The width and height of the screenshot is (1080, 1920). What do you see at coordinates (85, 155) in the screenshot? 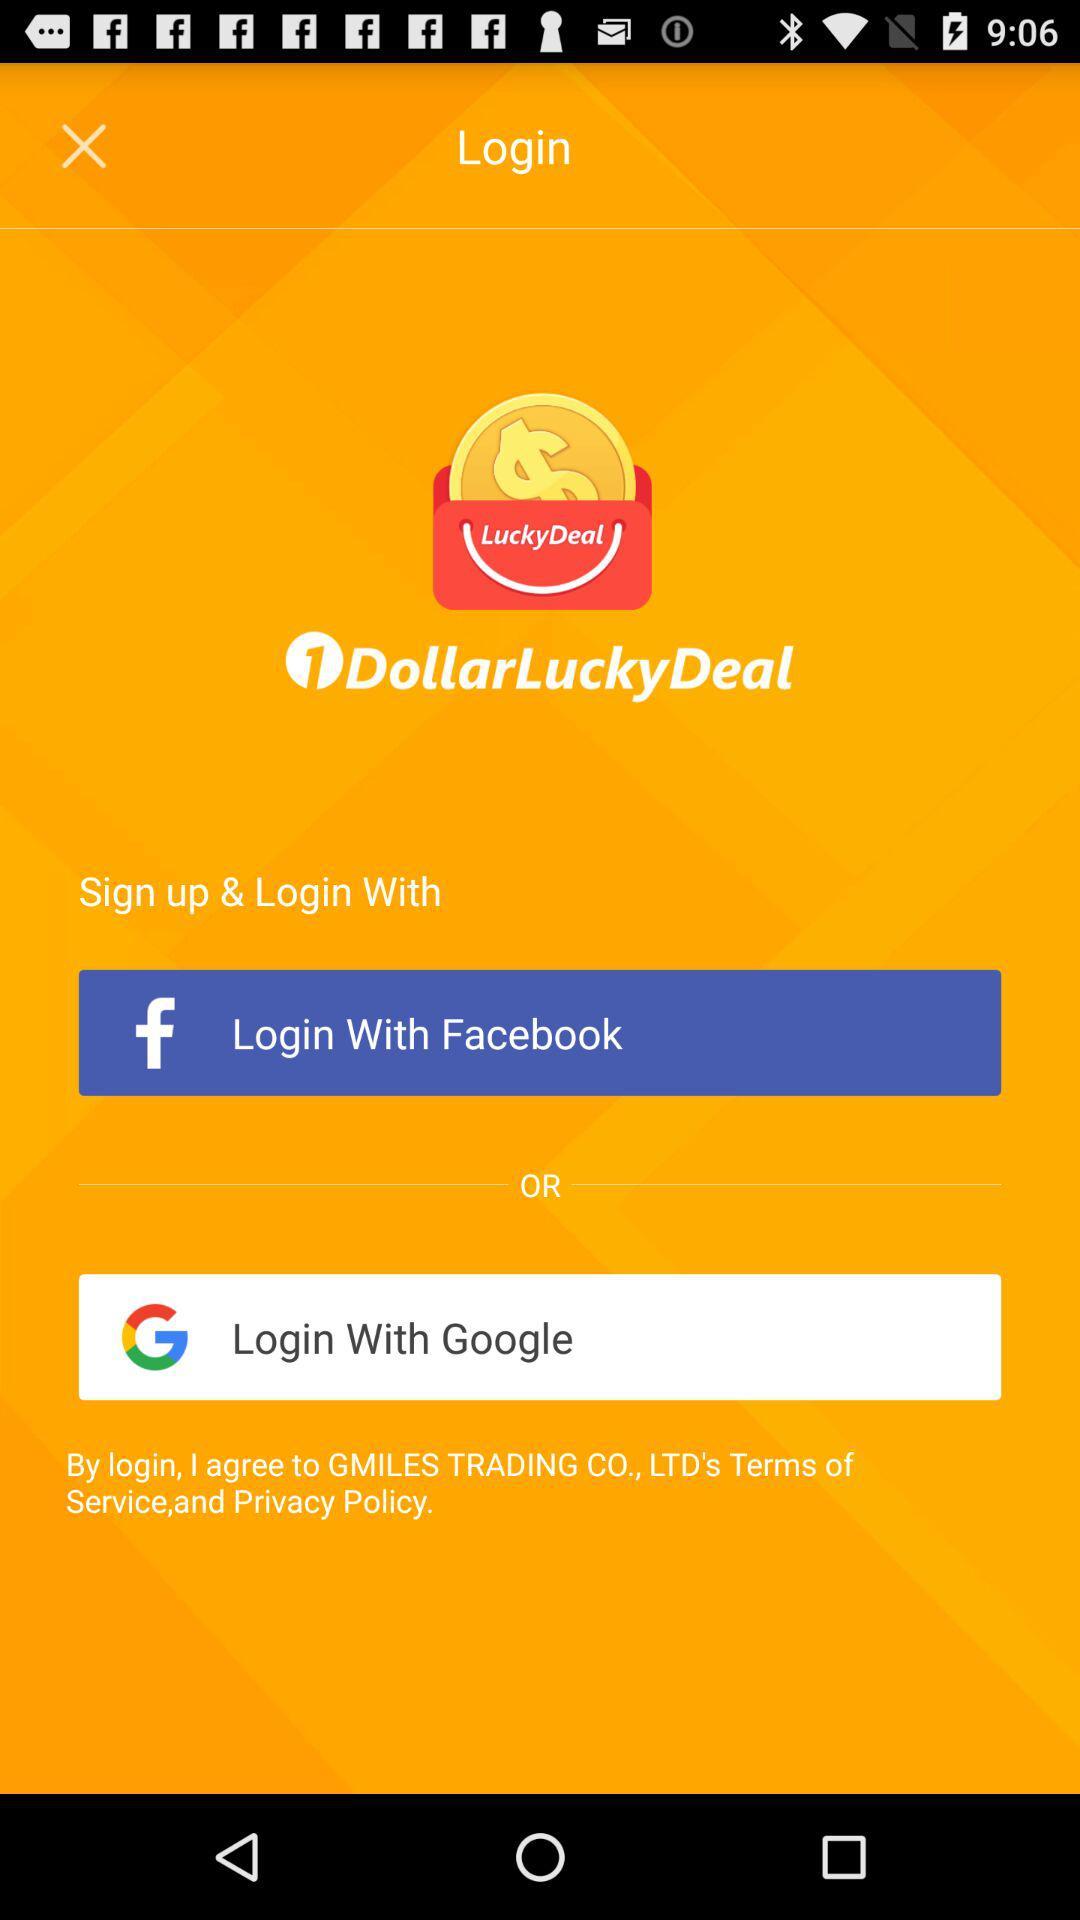
I see `the close icon` at bounding box center [85, 155].